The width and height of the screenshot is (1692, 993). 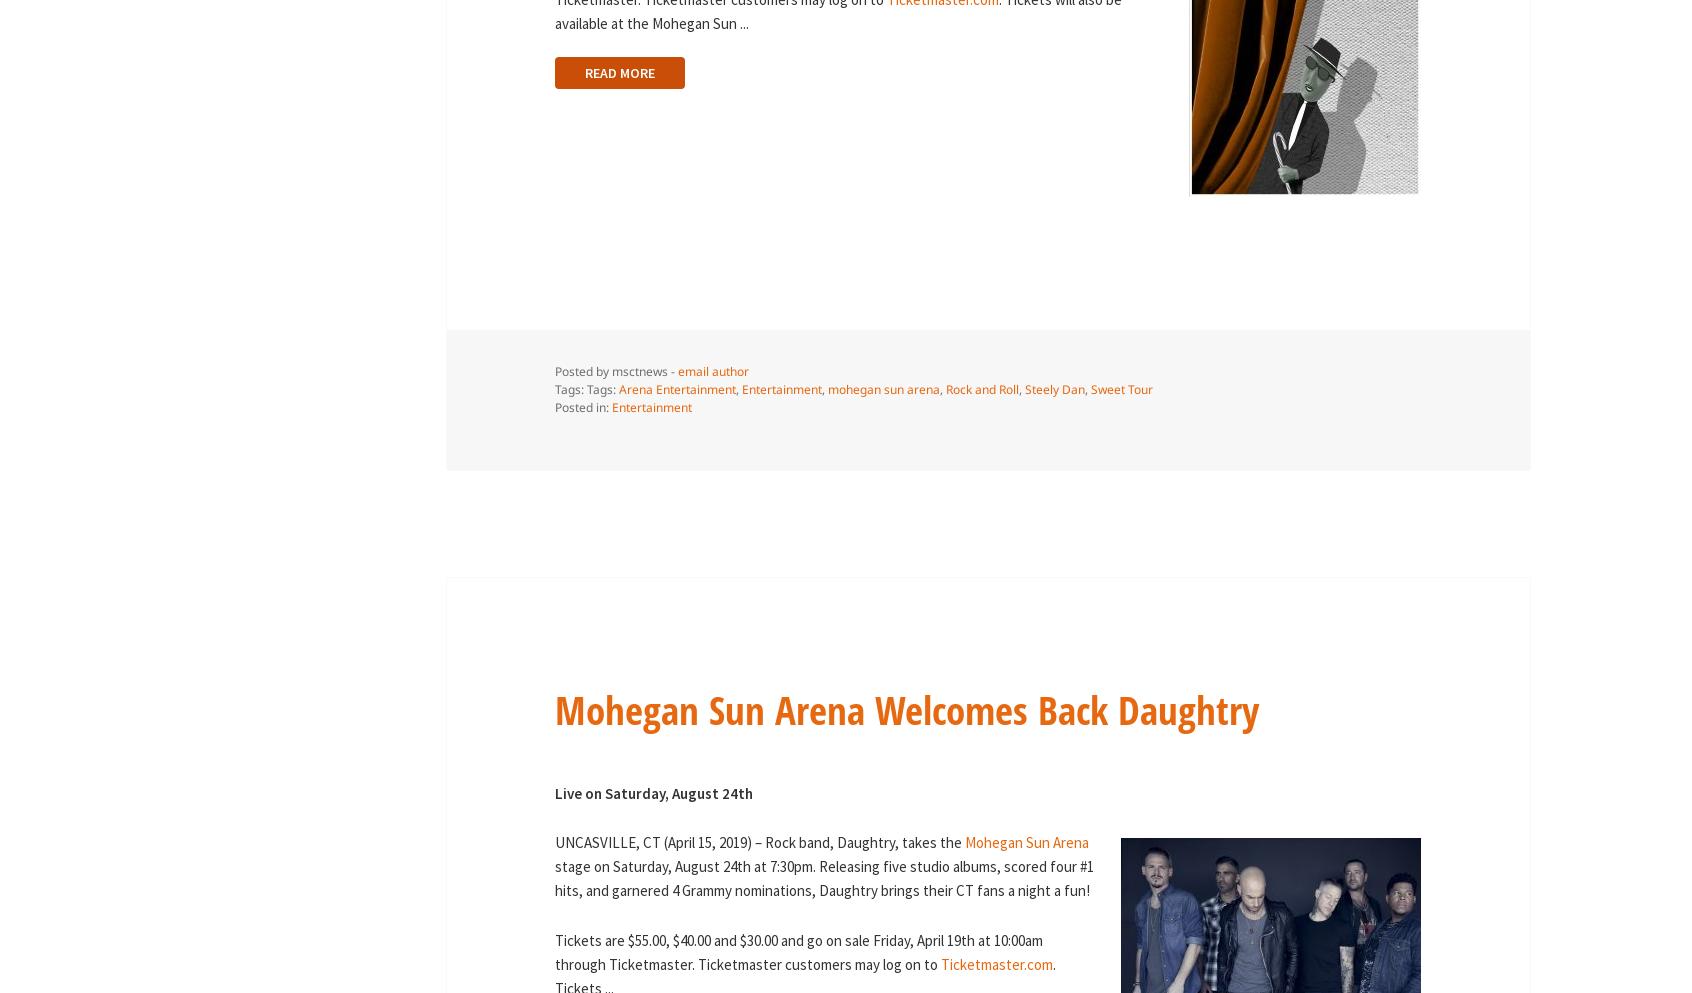 What do you see at coordinates (944, 387) in the screenshot?
I see `'Rock and Roll'` at bounding box center [944, 387].